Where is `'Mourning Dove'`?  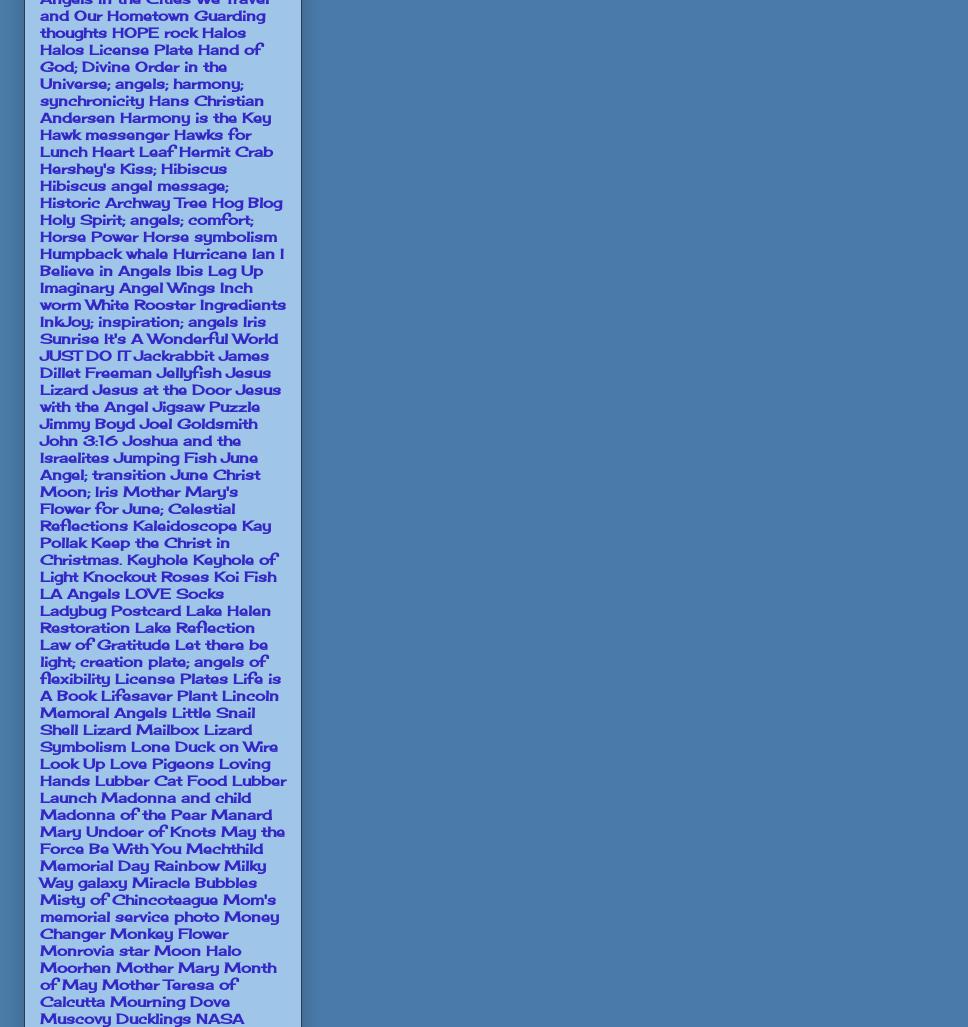 'Mourning Dove' is located at coordinates (169, 999).